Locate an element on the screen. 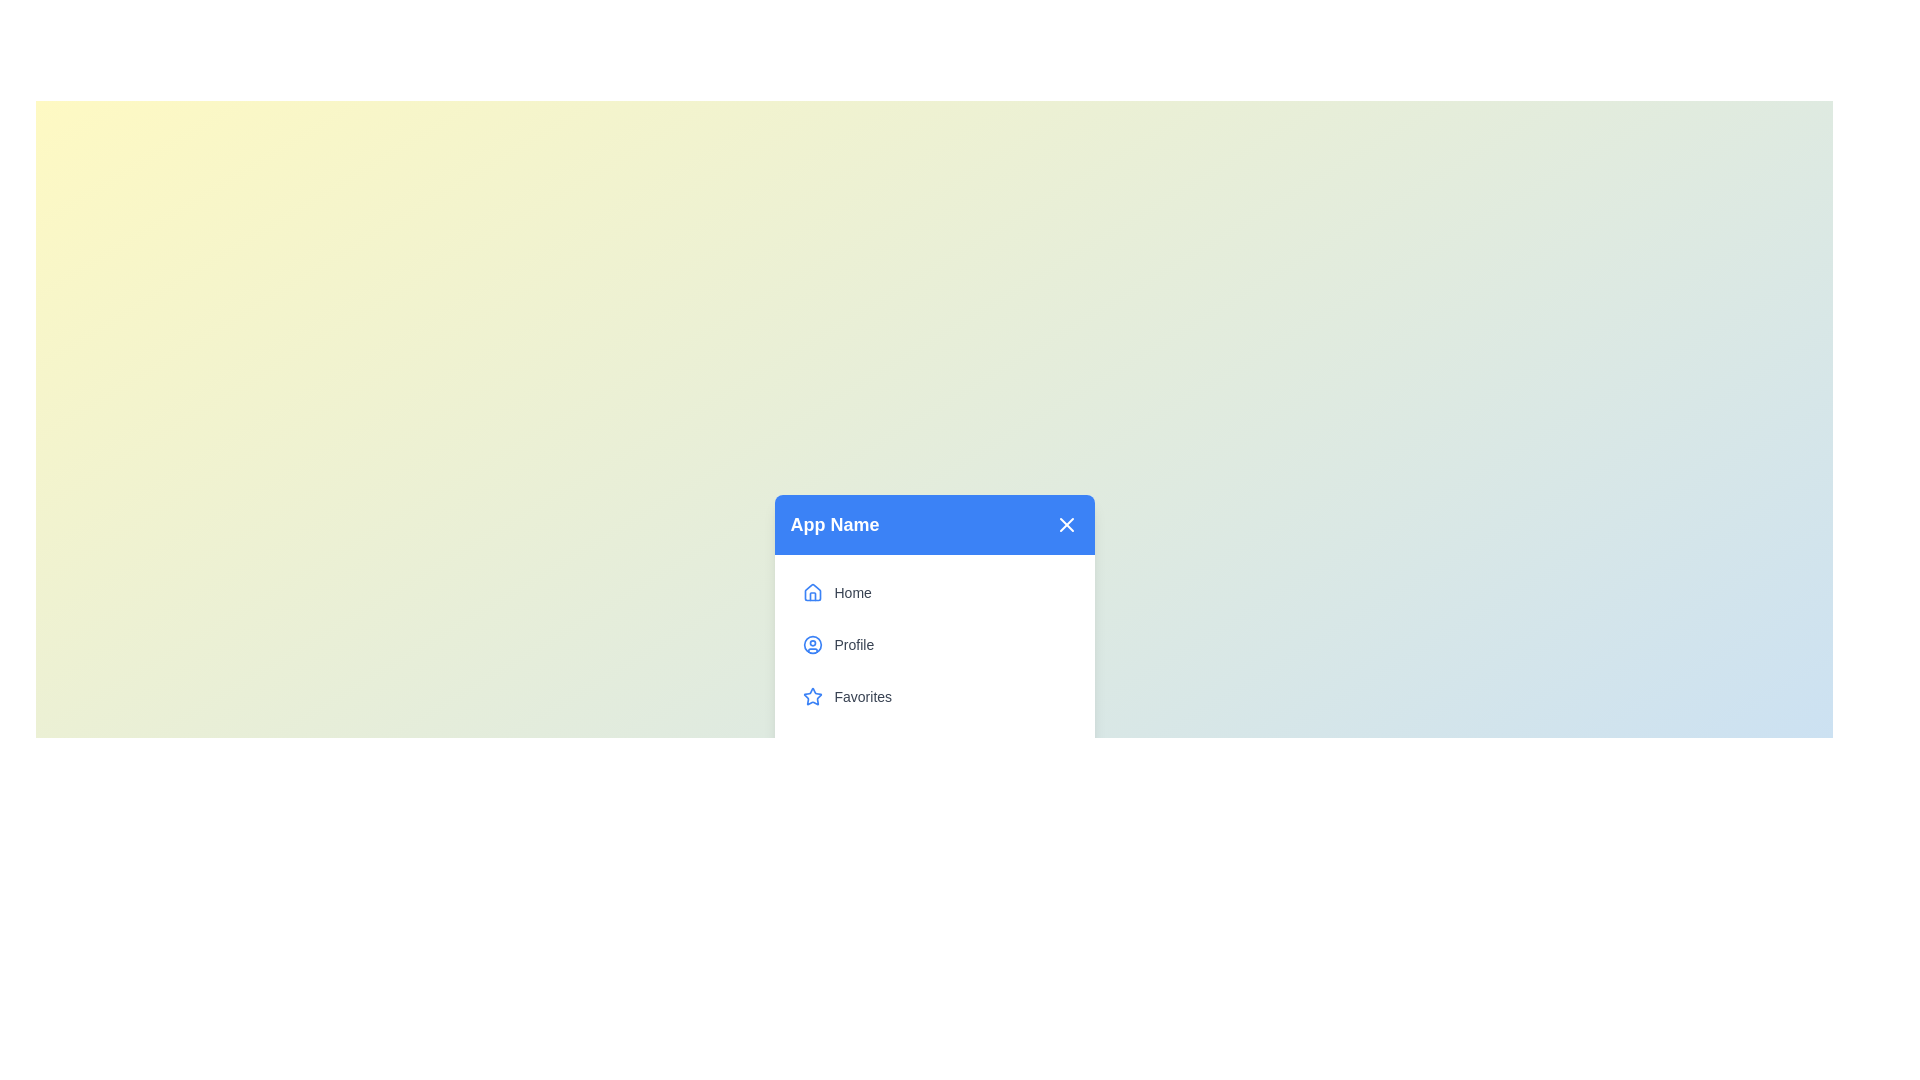  the menu item labeled Favorites to trigger its associated action is located at coordinates (933, 696).